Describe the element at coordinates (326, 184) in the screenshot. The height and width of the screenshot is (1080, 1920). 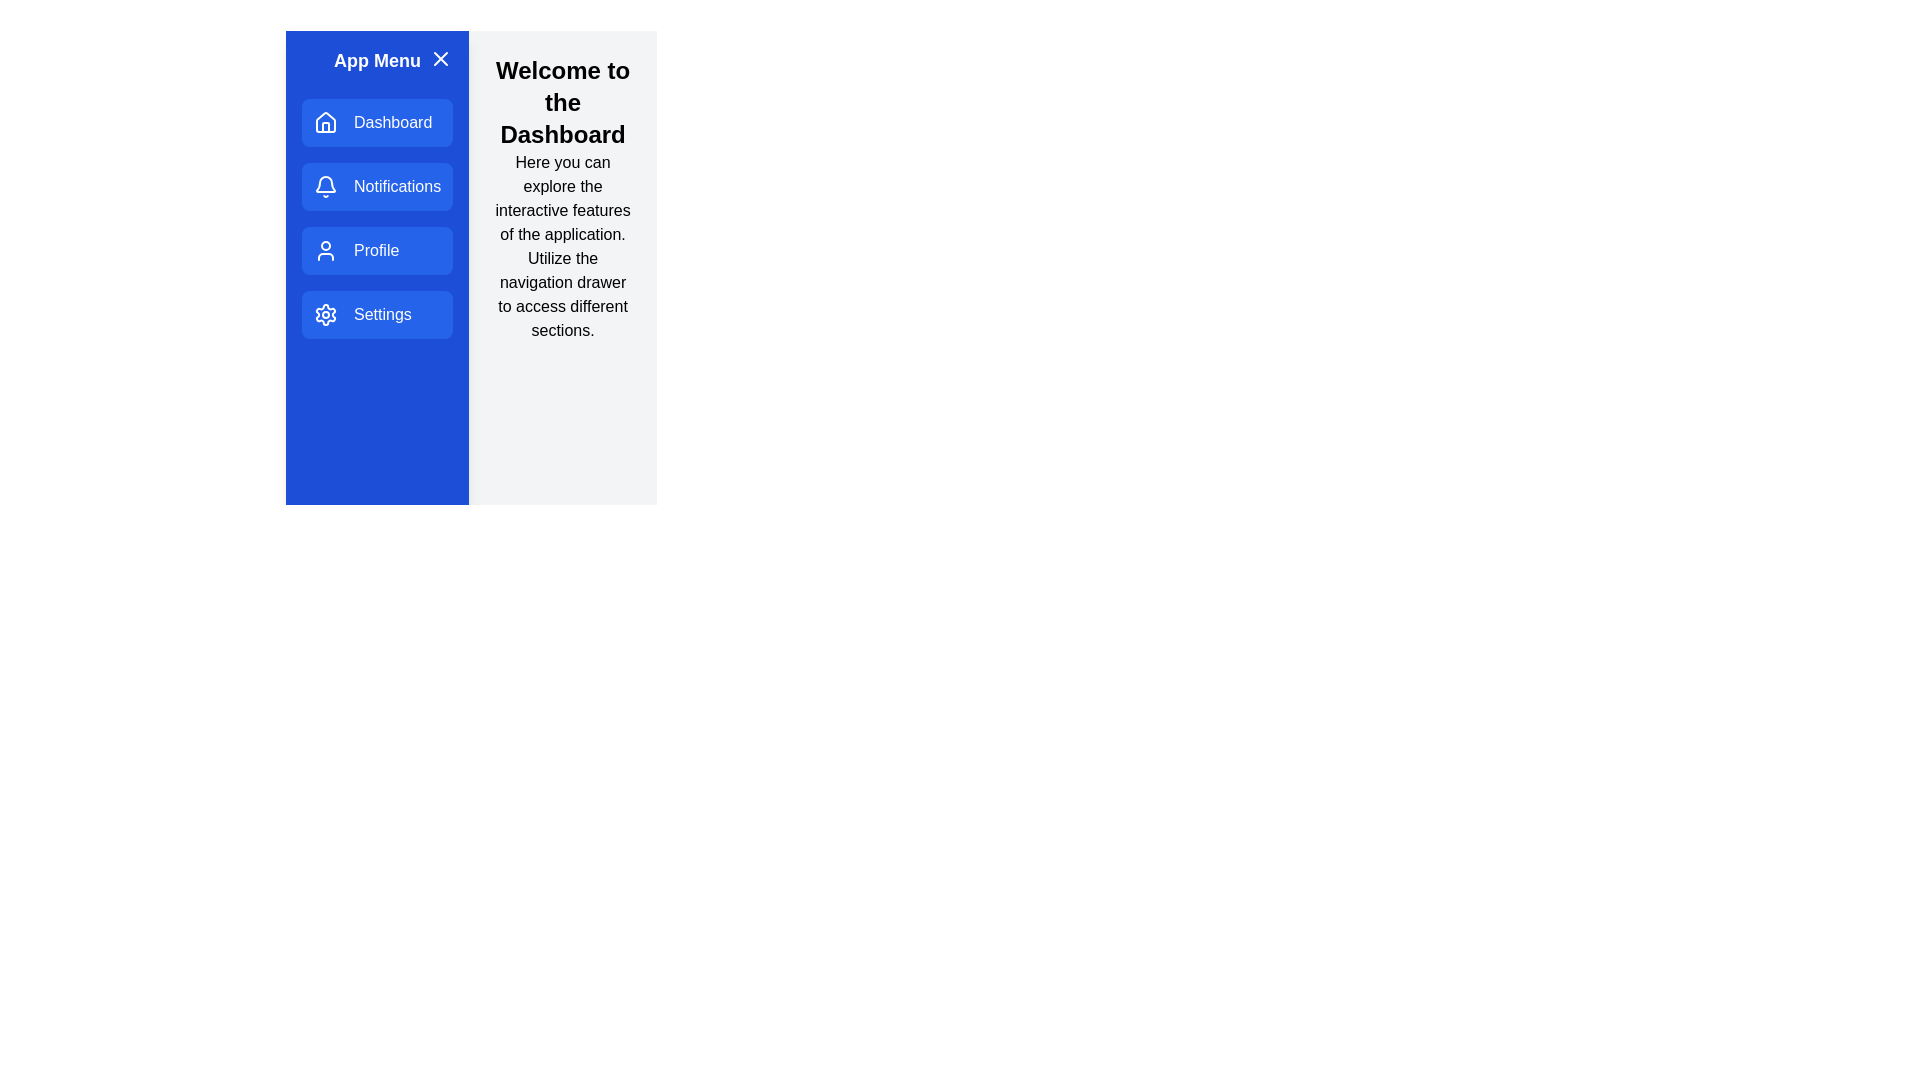
I see `the 'Notifications' menu button, which contains the bell icon, located below the 'Dashboard' button and above the 'Profile' button in the vertical navigation menu` at that location.